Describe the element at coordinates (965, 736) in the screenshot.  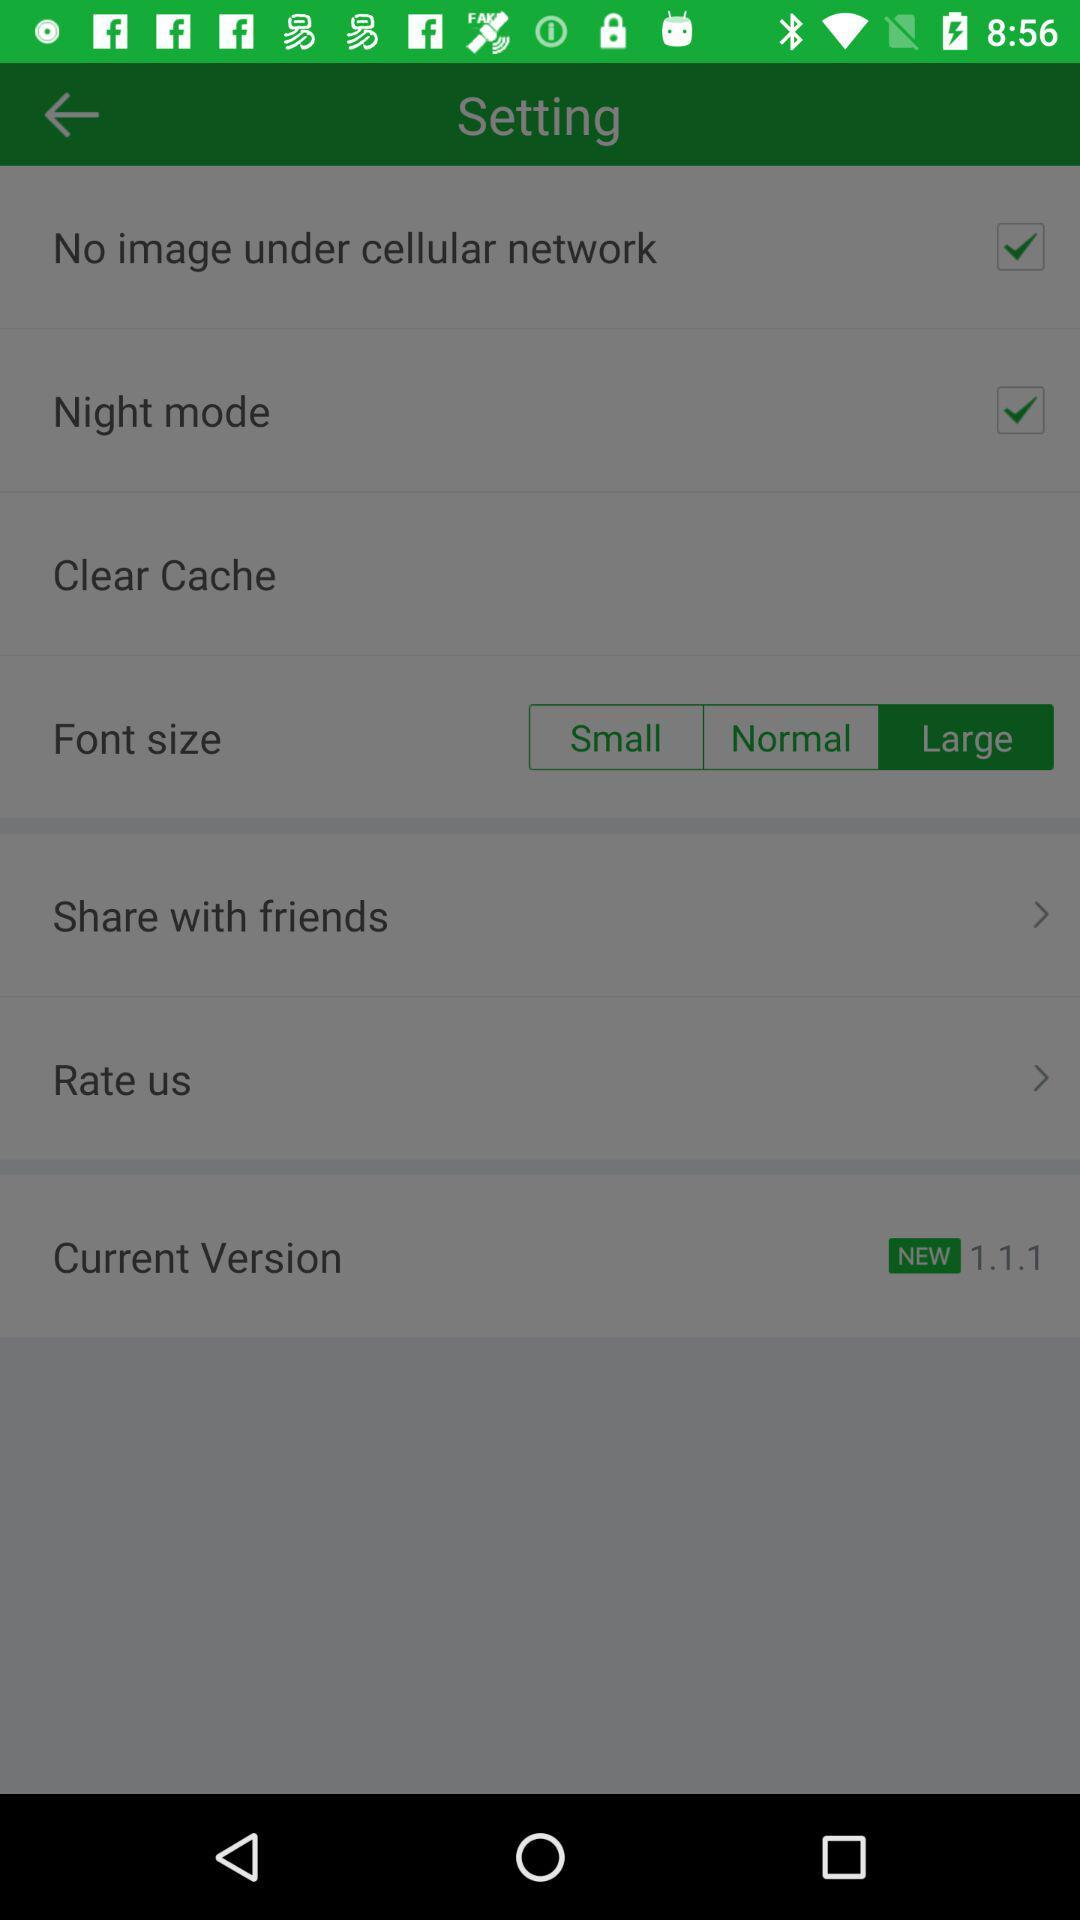
I see `large item` at that location.